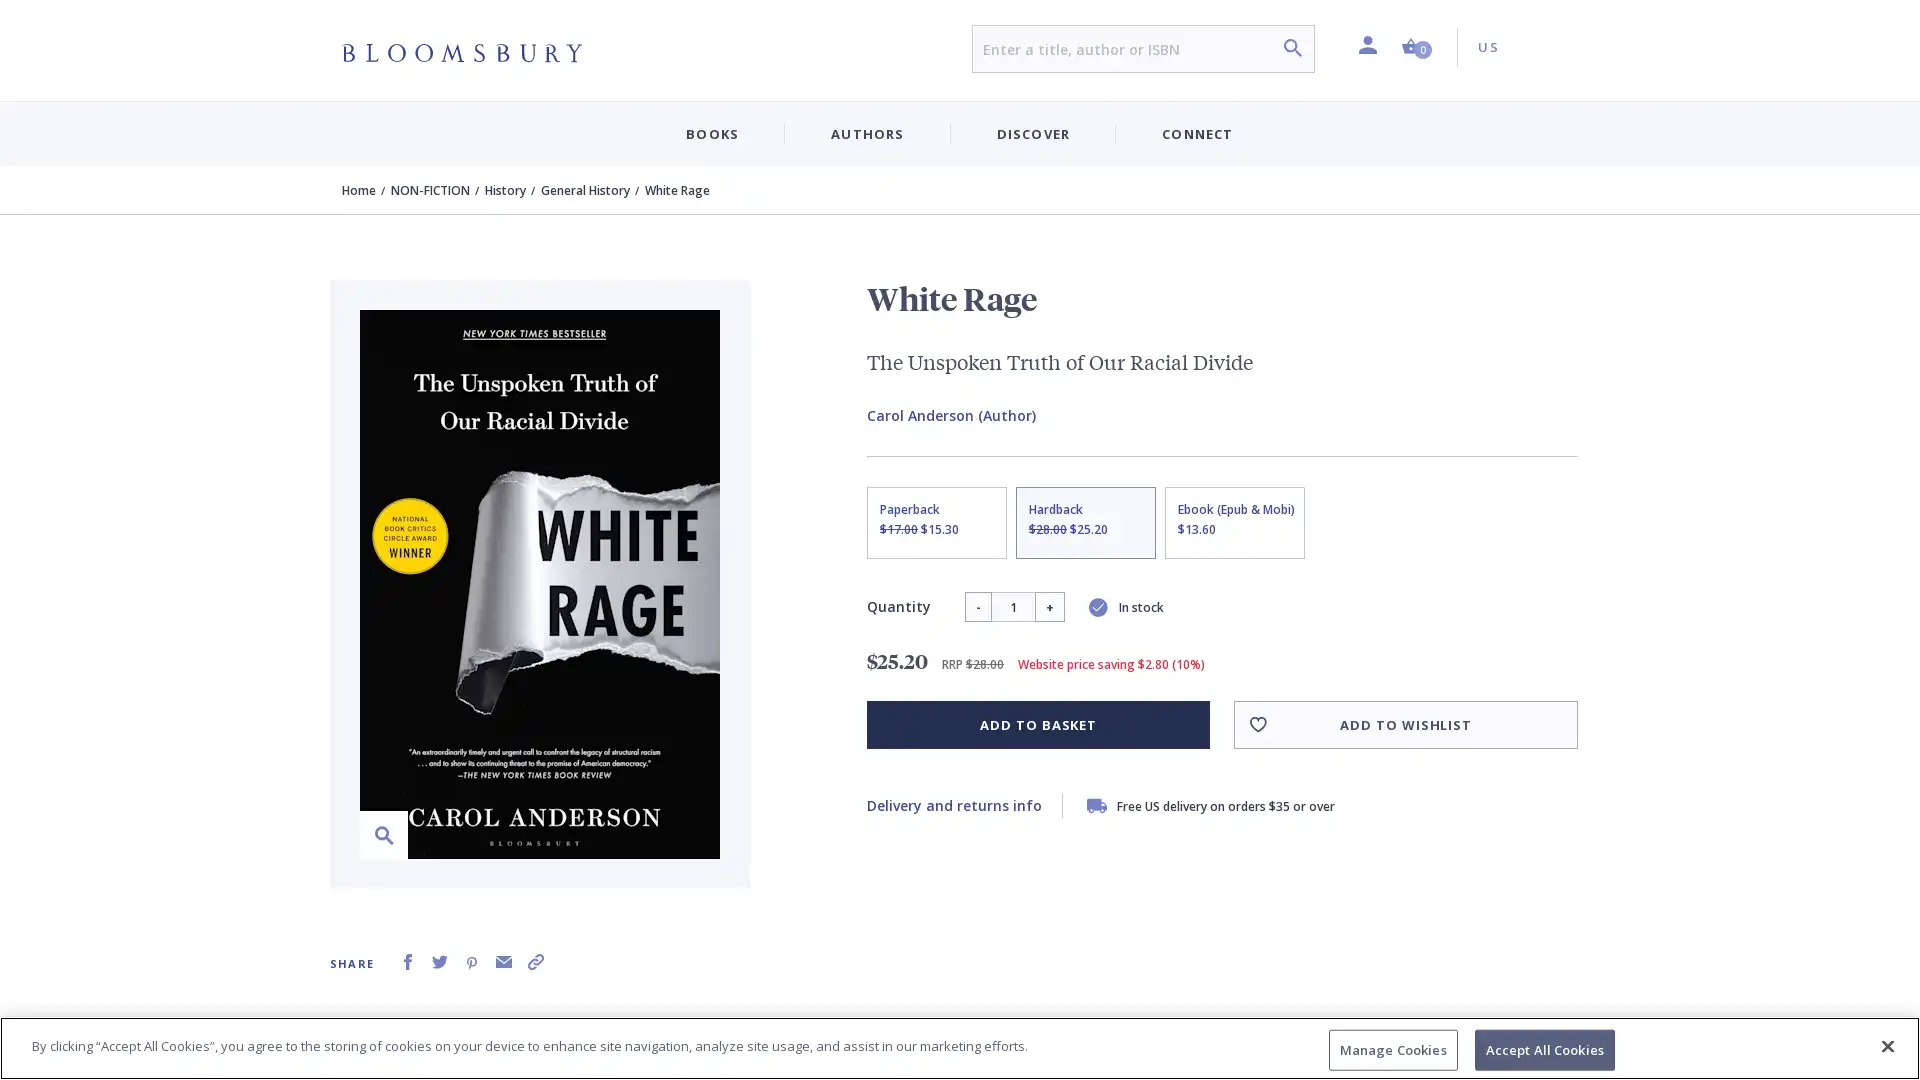 This screenshot has height=1080, width=1920. I want to click on -, so click(977, 605).